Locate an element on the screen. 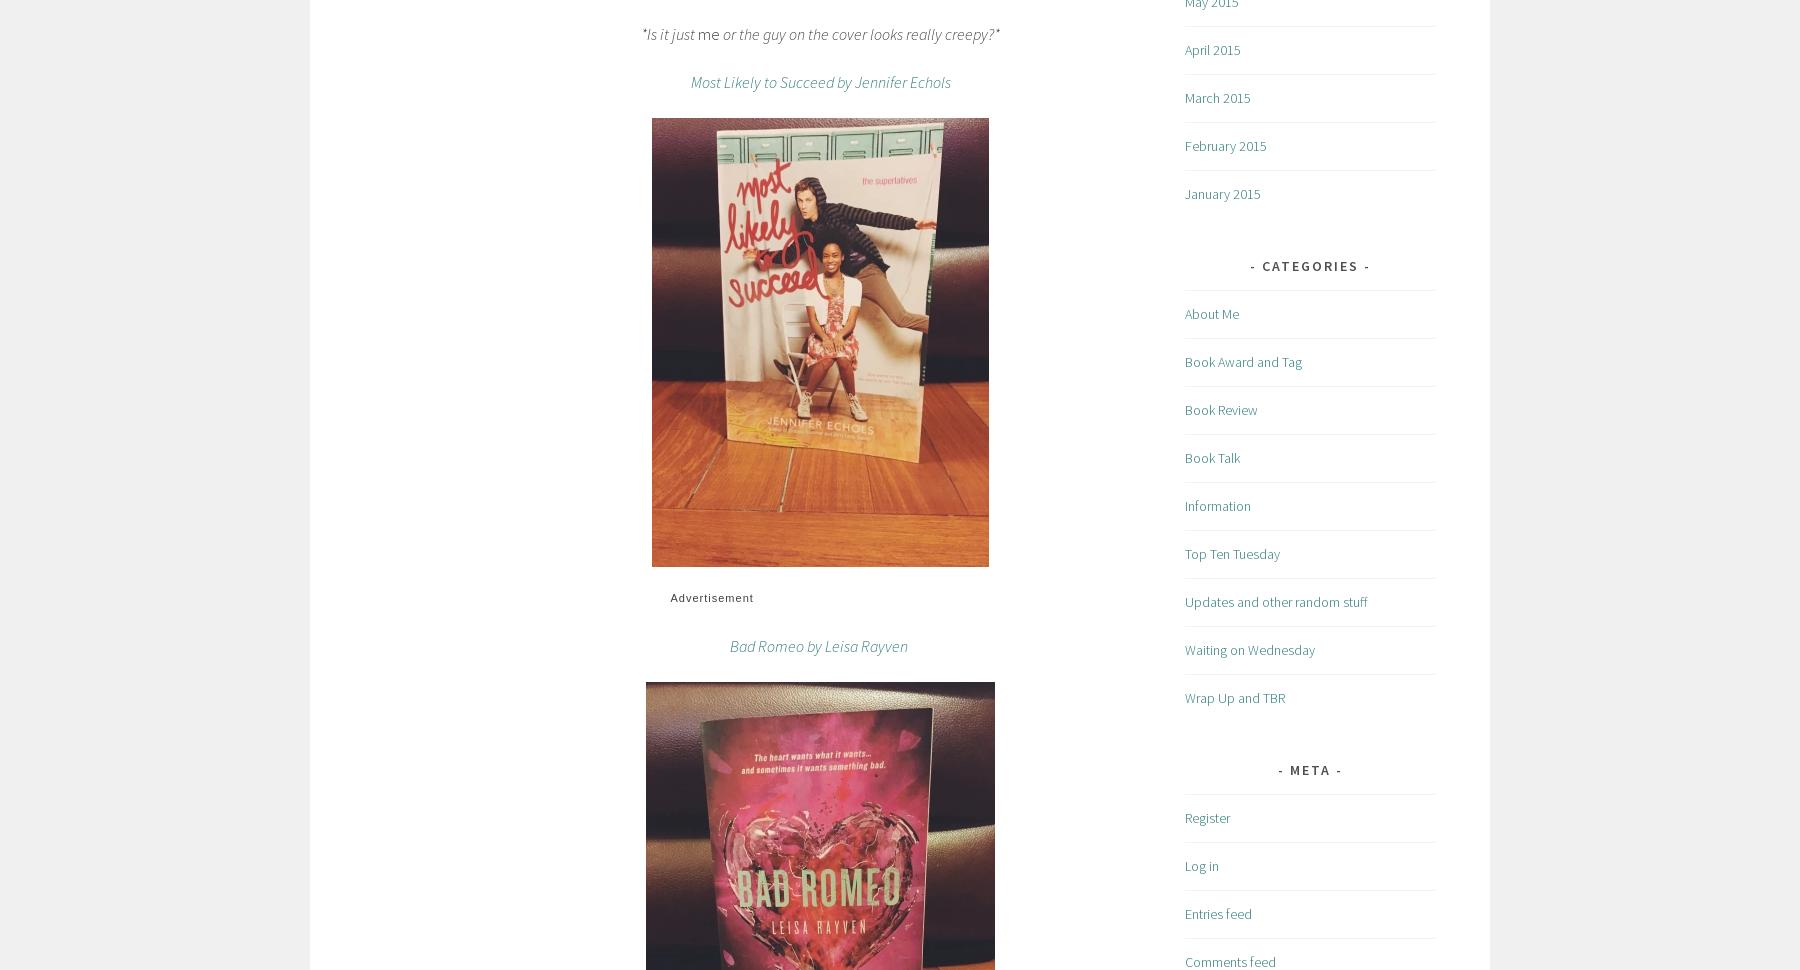  'About Me' is located at coordinates (1210, 313).